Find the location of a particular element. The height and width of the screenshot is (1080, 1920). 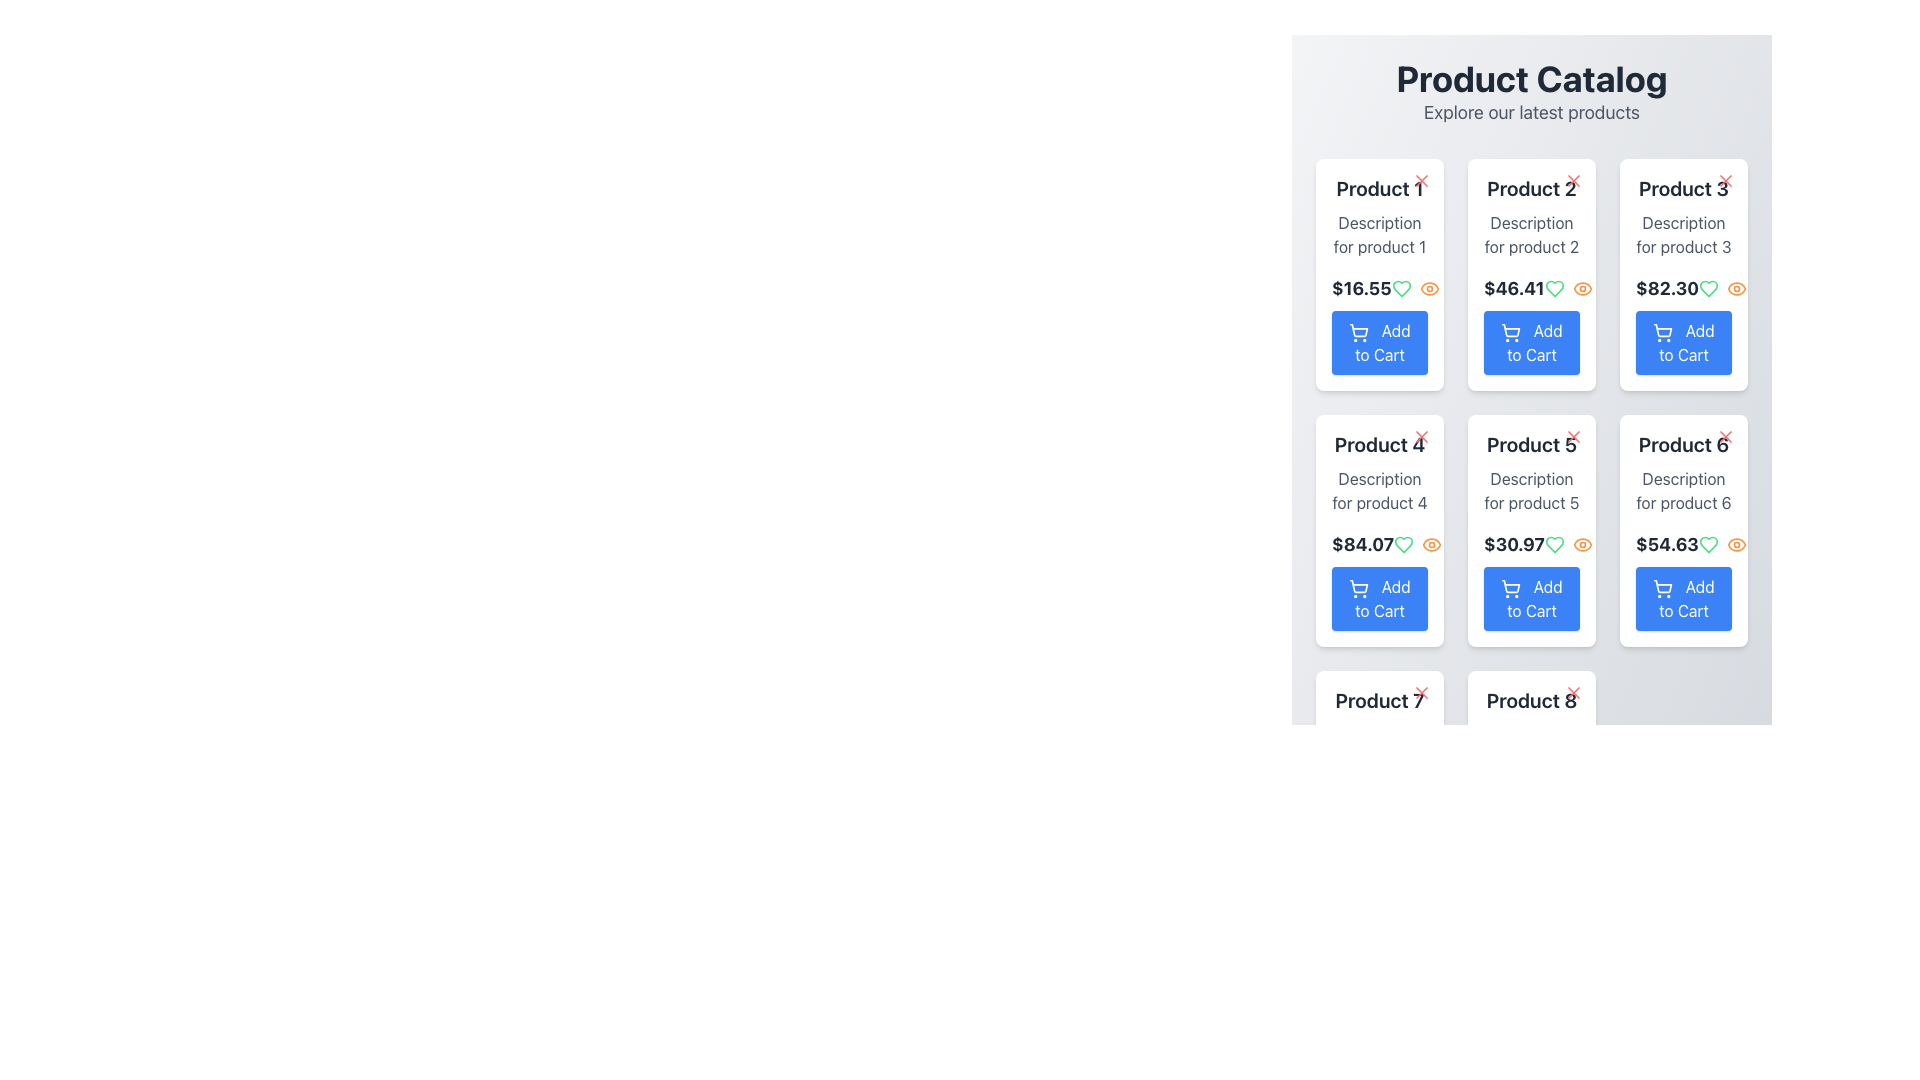

the text label displaying 'Description for product 4' which is located in the second row of a grid layout within the fourth card titled 'Product 4' is located at coordinates (1379, 490).